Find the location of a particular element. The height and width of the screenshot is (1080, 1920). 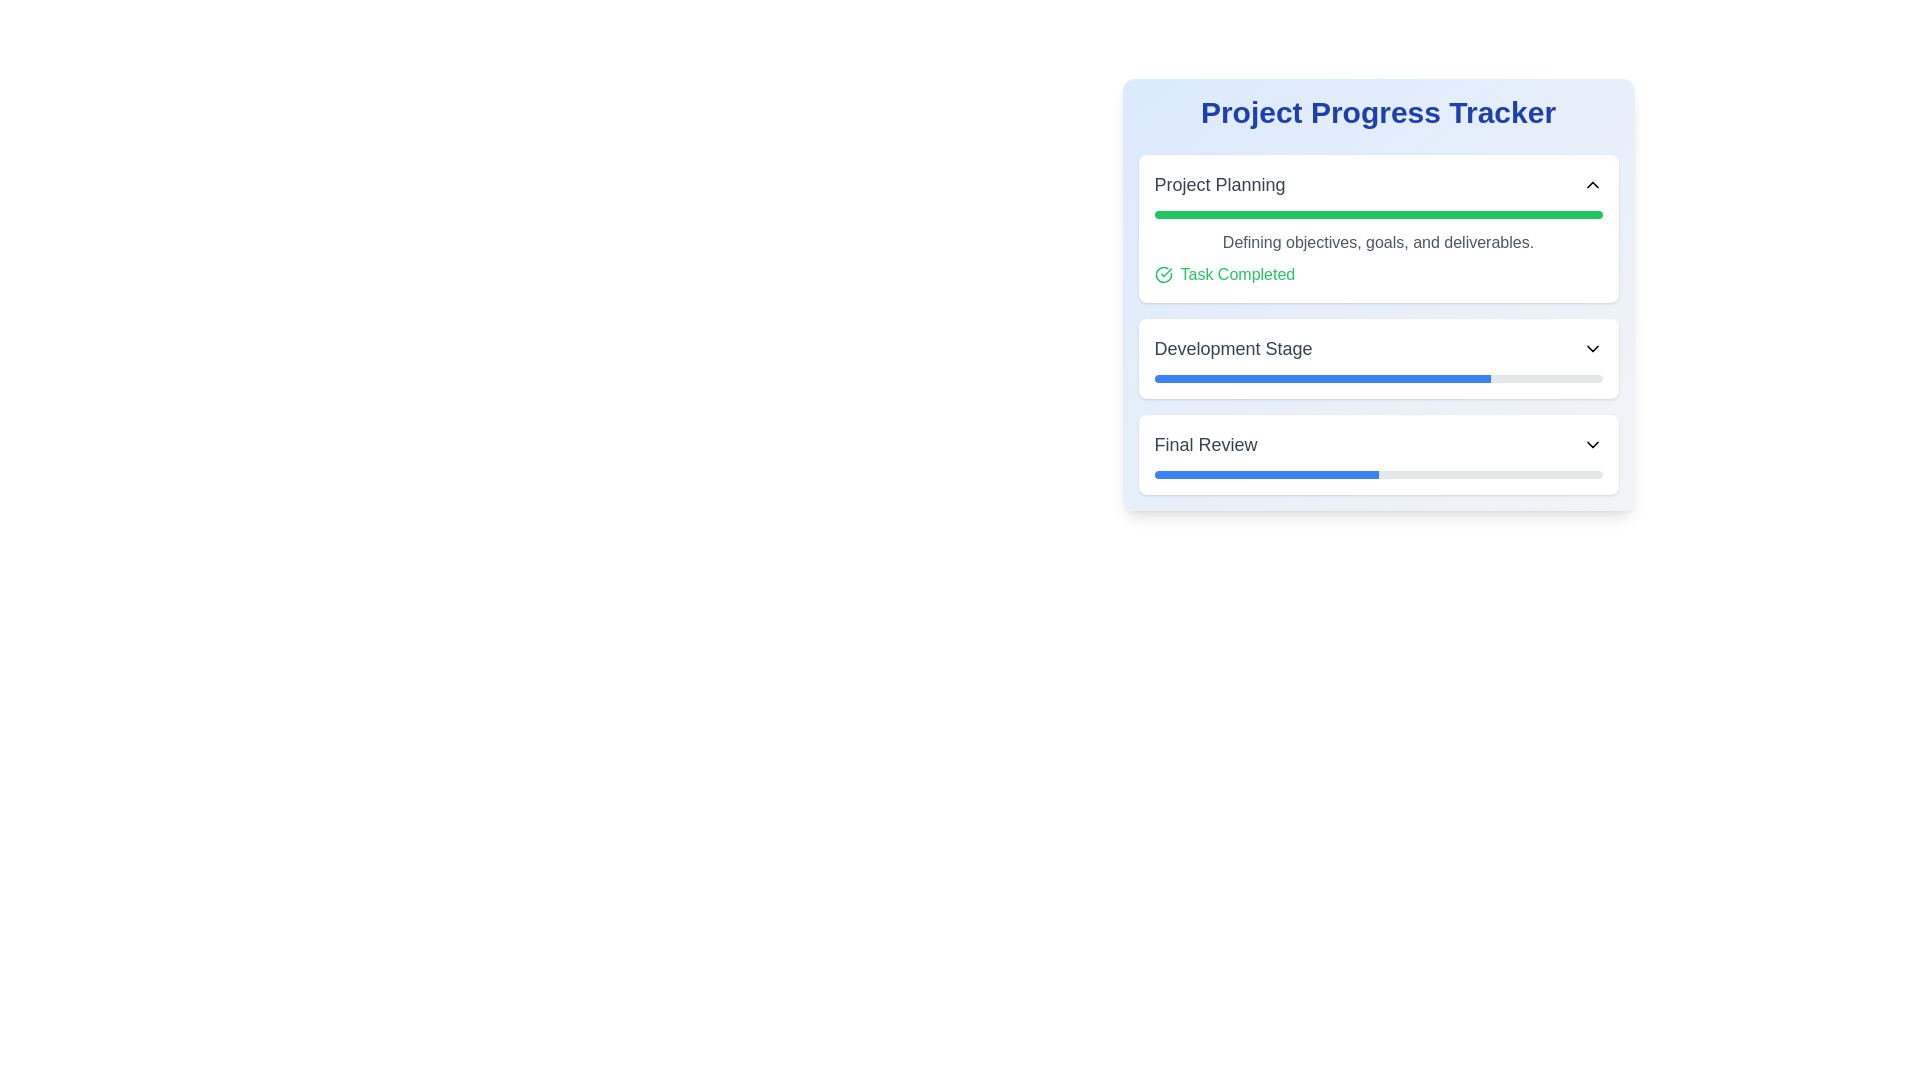

the completion percentage of the 'Final Review' progress bar is located at coordinates (1324, 474).